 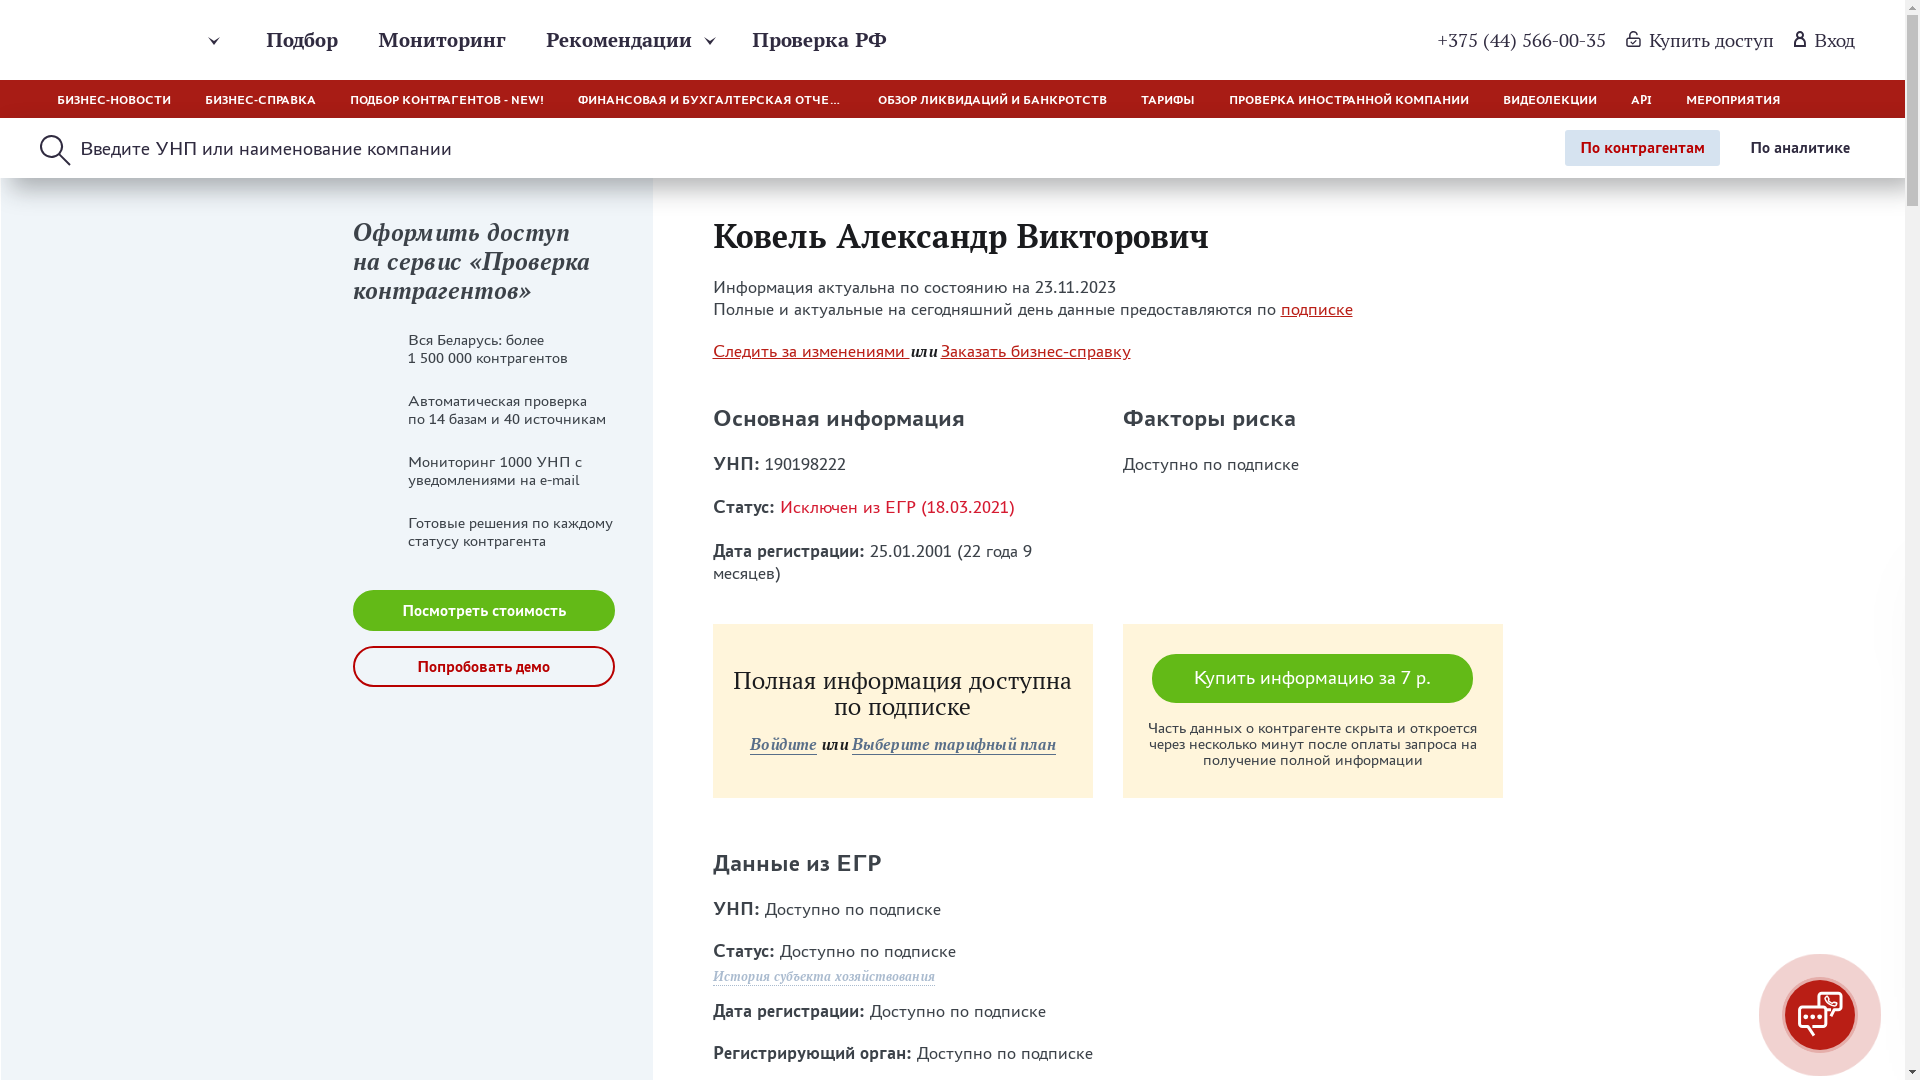 What do you see at coordinates (1520, 39) in the screenshot?
I see `'+375 (44) 566-00-35'` at bounding box center [1520, 39].